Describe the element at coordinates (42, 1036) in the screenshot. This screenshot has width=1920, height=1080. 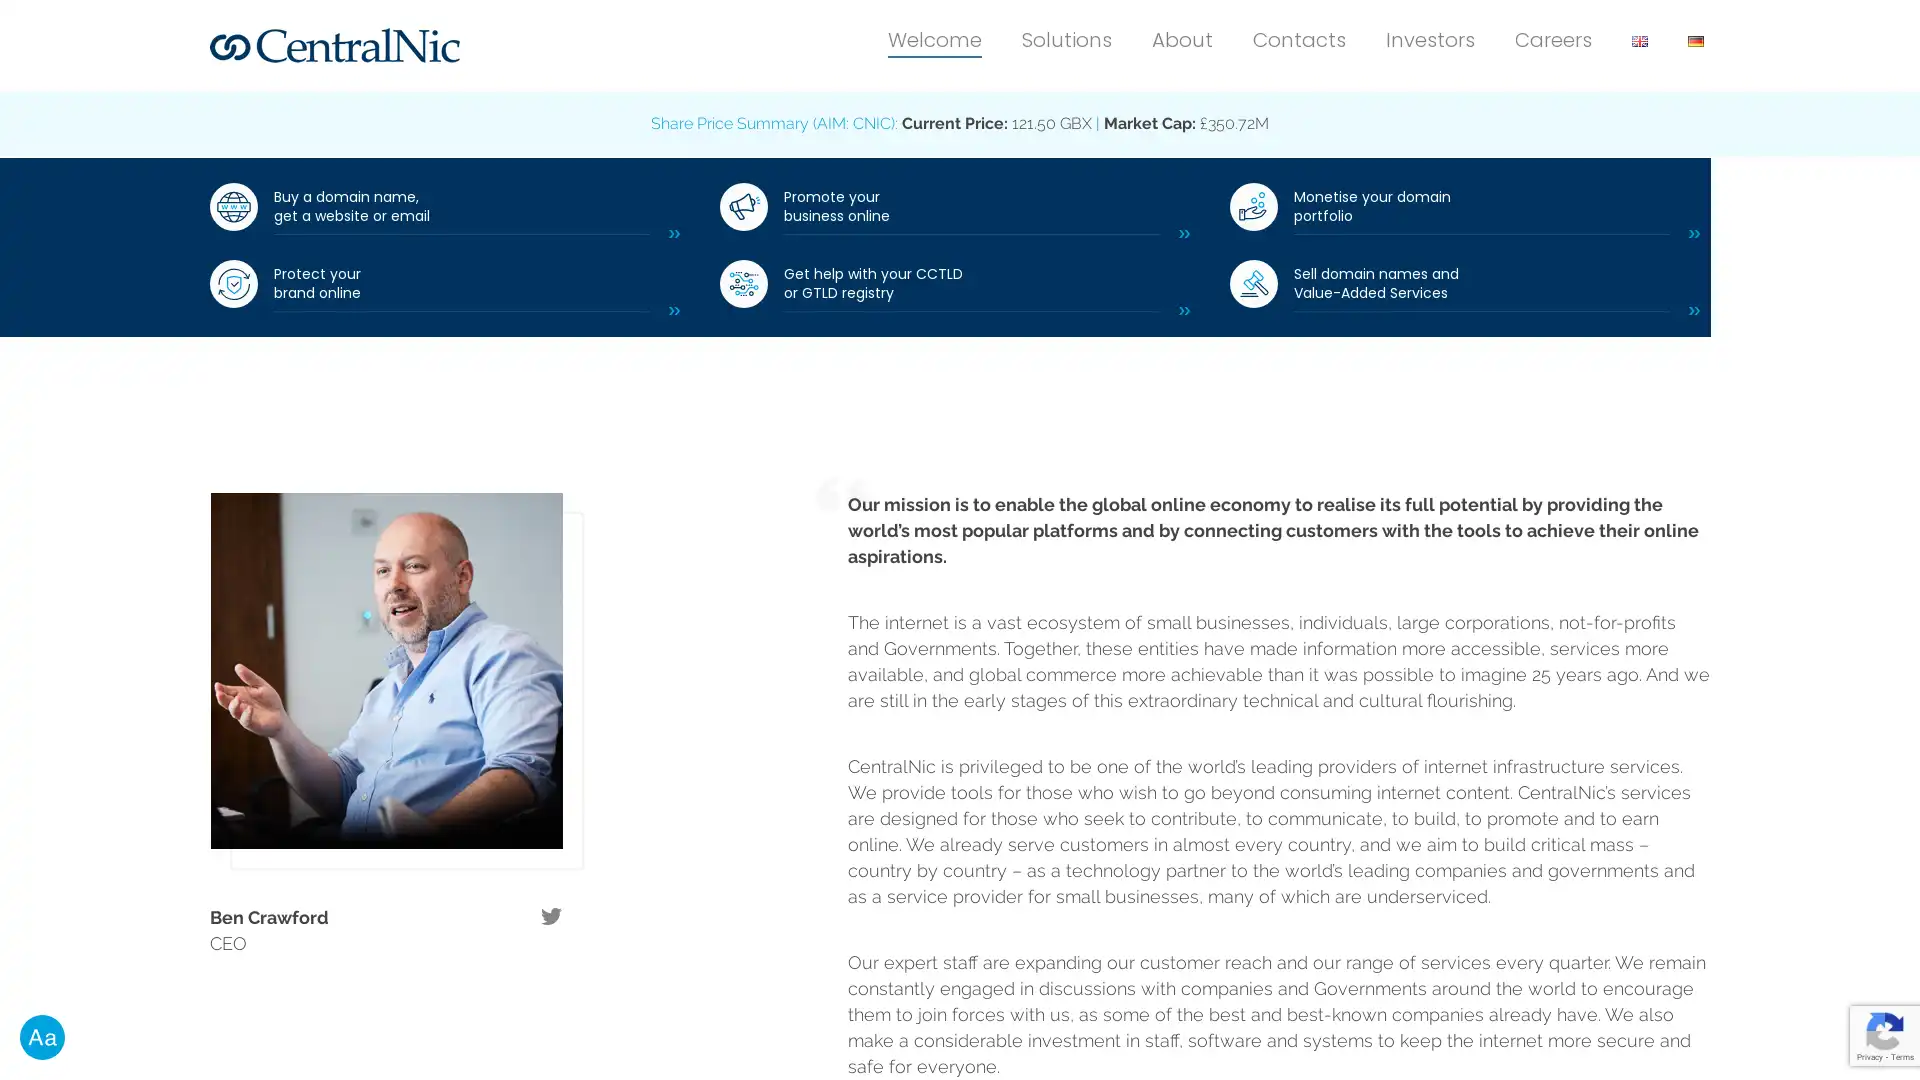
I see `Open accessibility options, statement and help` at that location.